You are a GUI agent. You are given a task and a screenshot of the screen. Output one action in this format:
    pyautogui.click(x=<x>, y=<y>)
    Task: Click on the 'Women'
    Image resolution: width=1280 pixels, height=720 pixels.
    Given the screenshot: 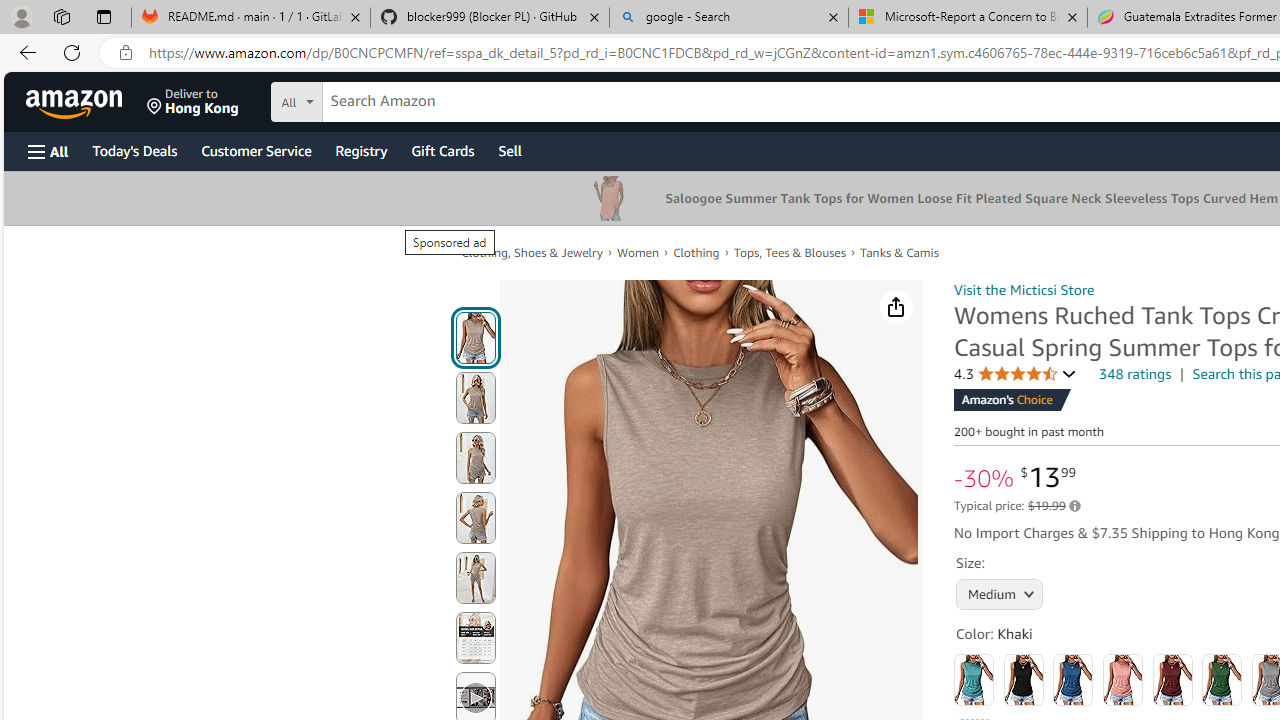 What is the action you would take?
    pyautogui.click(x=637, y=252)
    